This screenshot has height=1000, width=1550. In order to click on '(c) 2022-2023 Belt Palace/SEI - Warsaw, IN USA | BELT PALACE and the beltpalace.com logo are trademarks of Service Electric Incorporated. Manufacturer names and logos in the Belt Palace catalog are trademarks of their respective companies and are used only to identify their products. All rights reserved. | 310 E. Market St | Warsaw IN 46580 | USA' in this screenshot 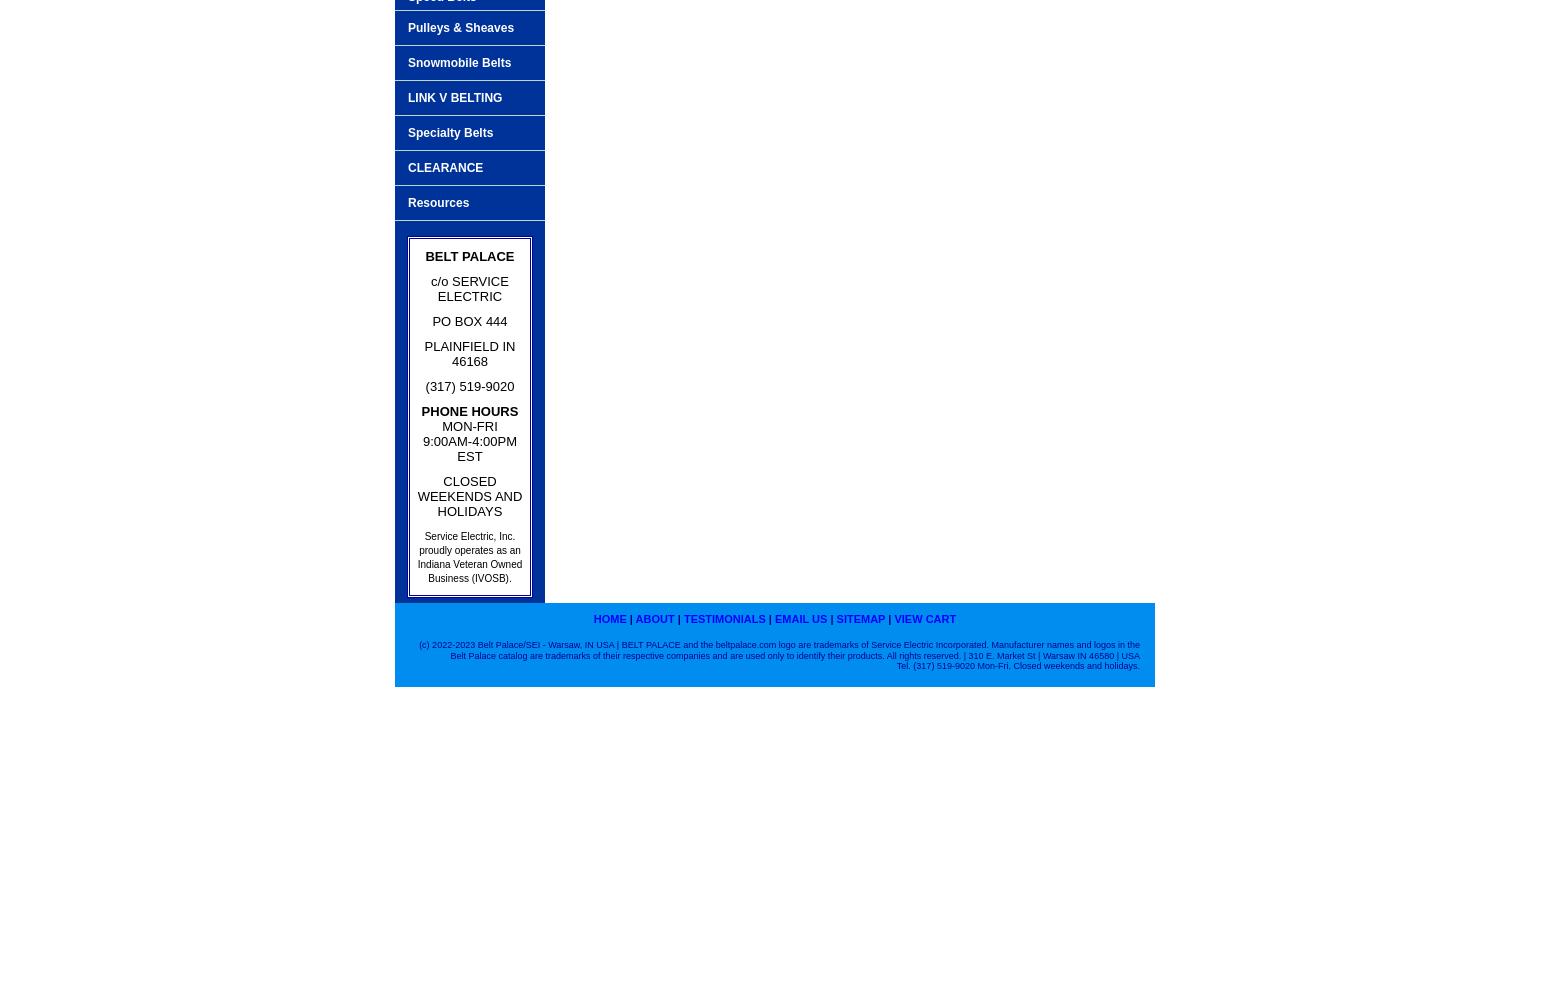, I will do `click(778, 649)`.